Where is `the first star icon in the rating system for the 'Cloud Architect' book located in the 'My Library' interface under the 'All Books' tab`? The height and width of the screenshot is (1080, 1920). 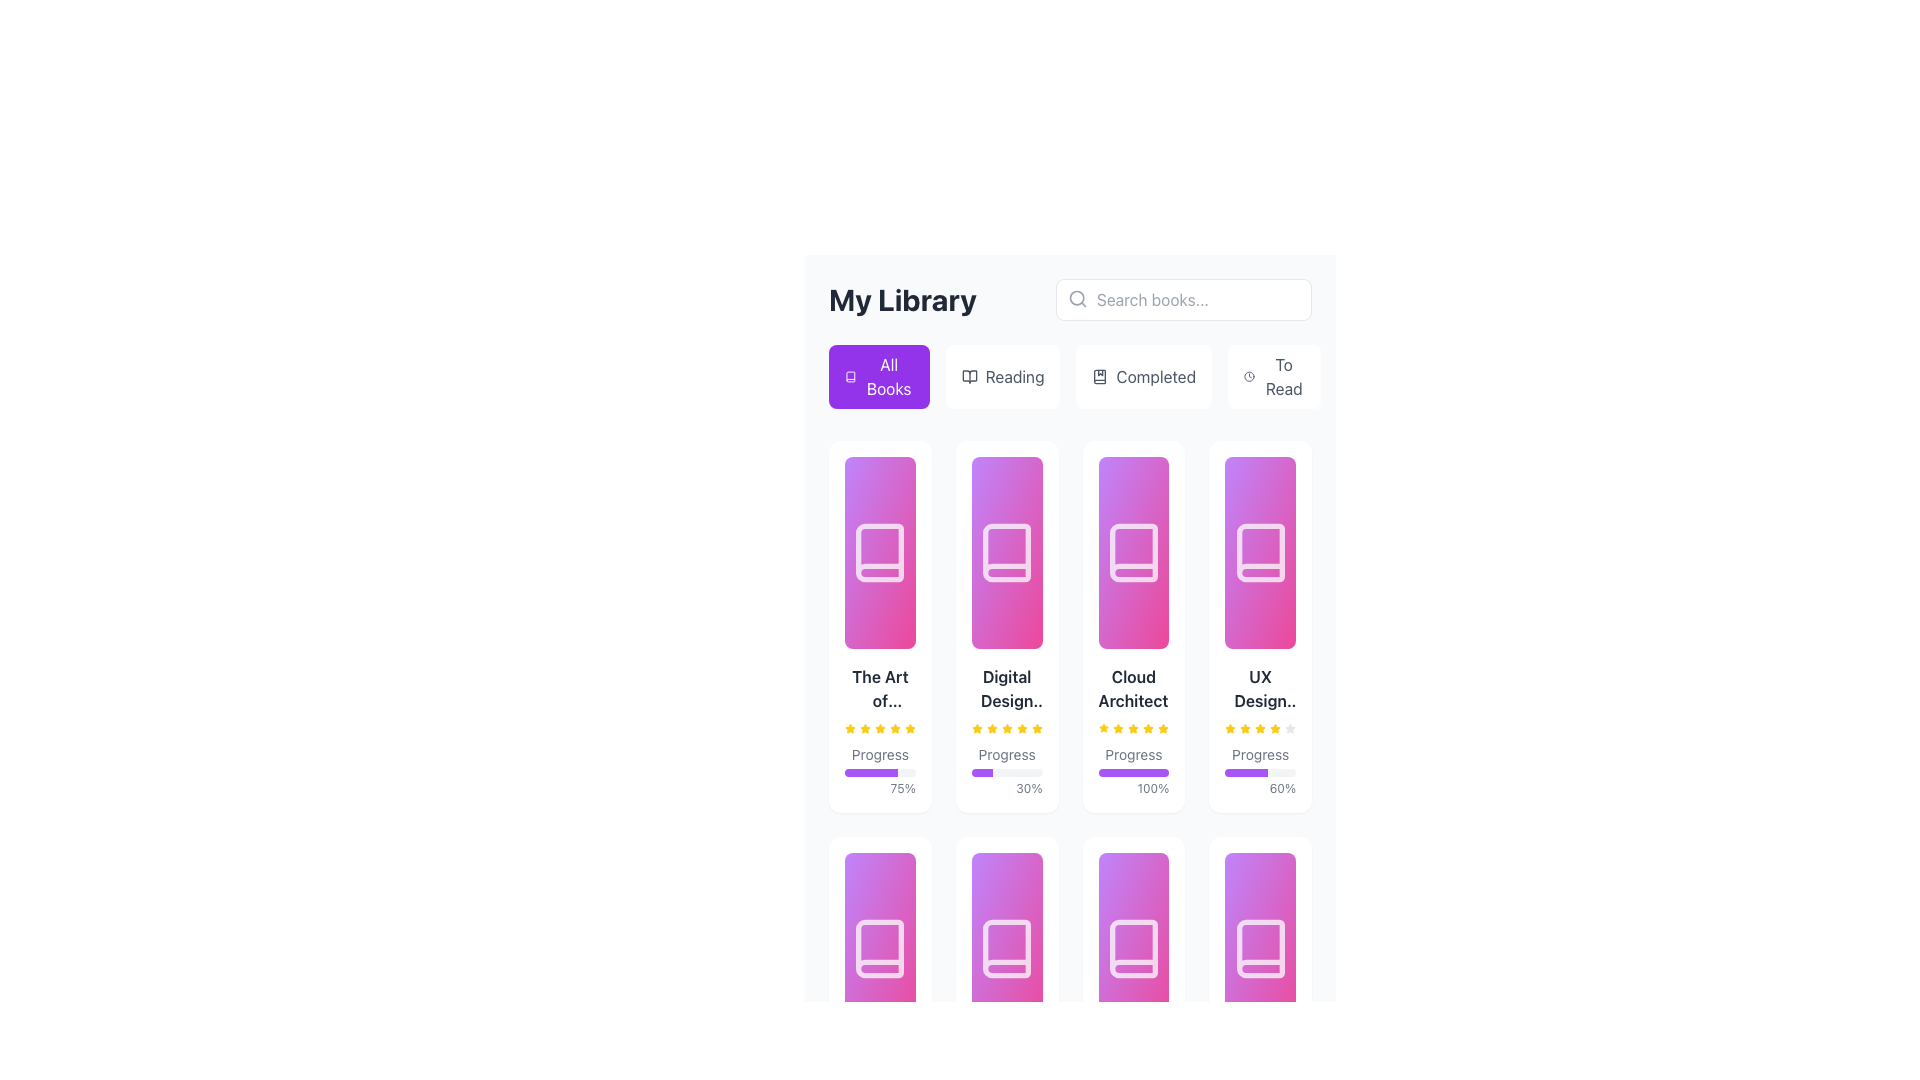
the first star icon in the rating system for the 'Cloud Architect' book located in the 'My Library' interface under the 'All Books' tab is located at coordinates (1103, 729).